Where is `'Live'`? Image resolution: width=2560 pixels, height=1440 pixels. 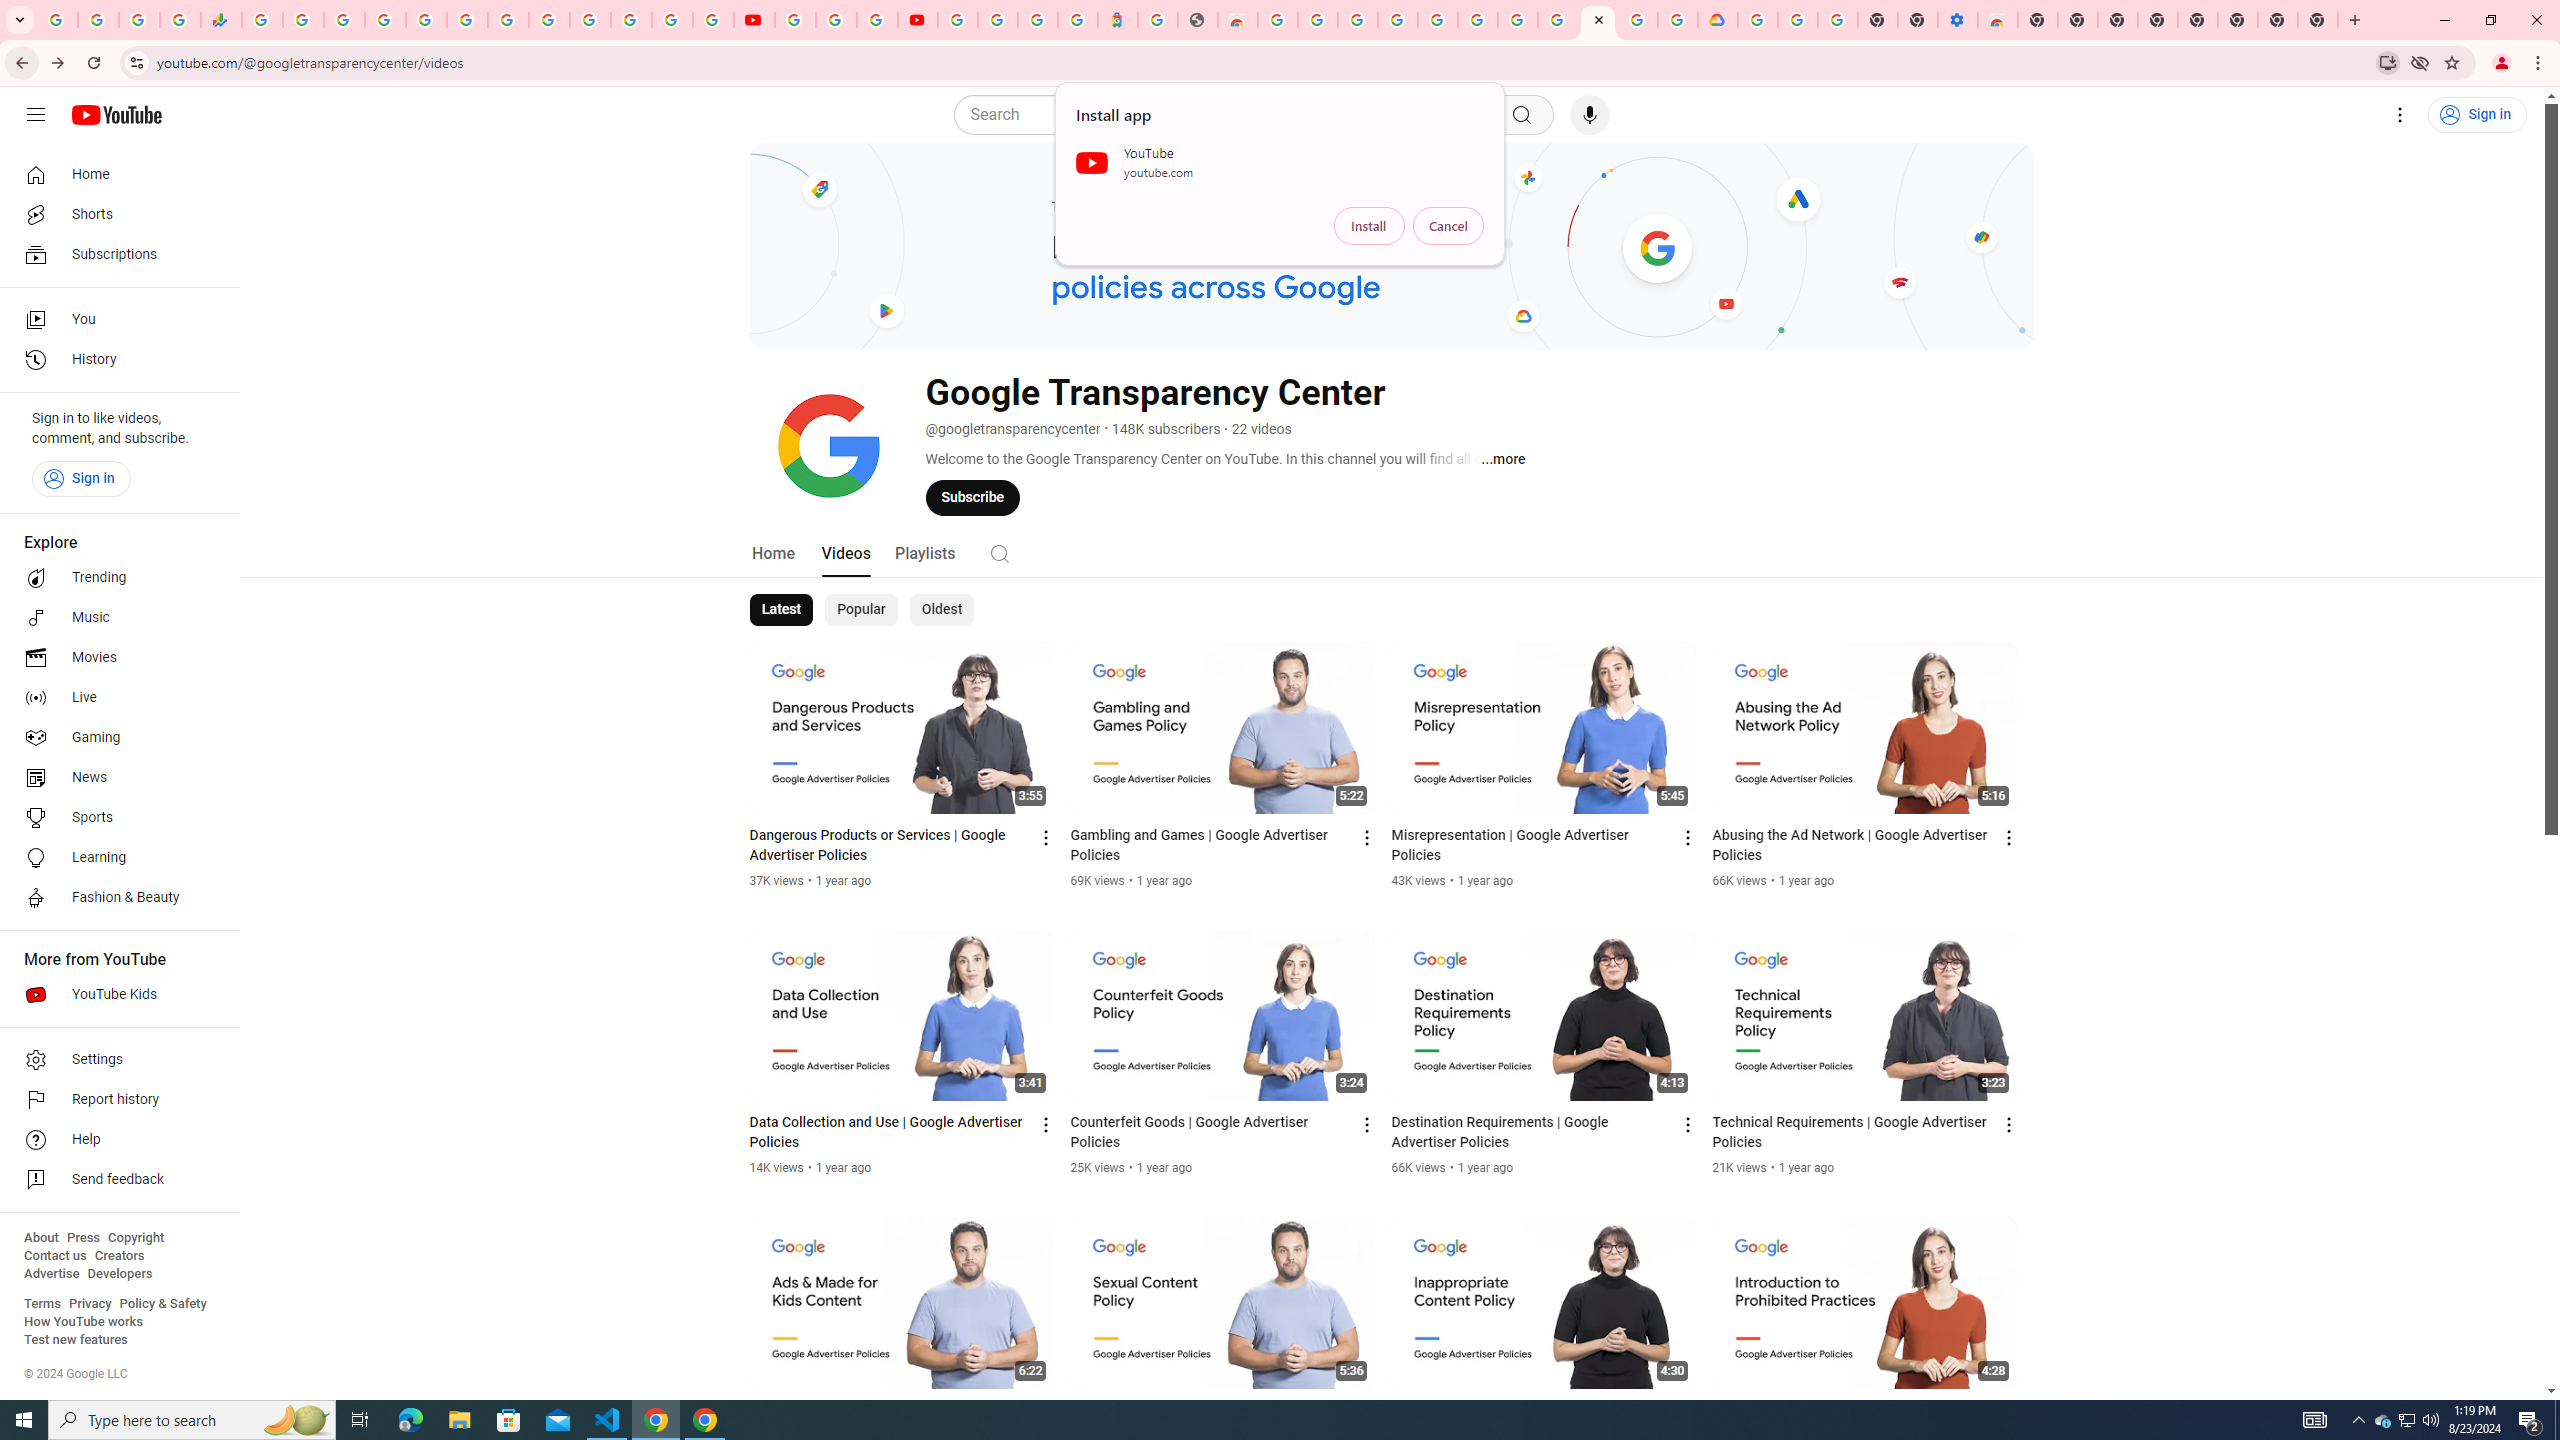
'Live' is located at coordinates (113, 697).